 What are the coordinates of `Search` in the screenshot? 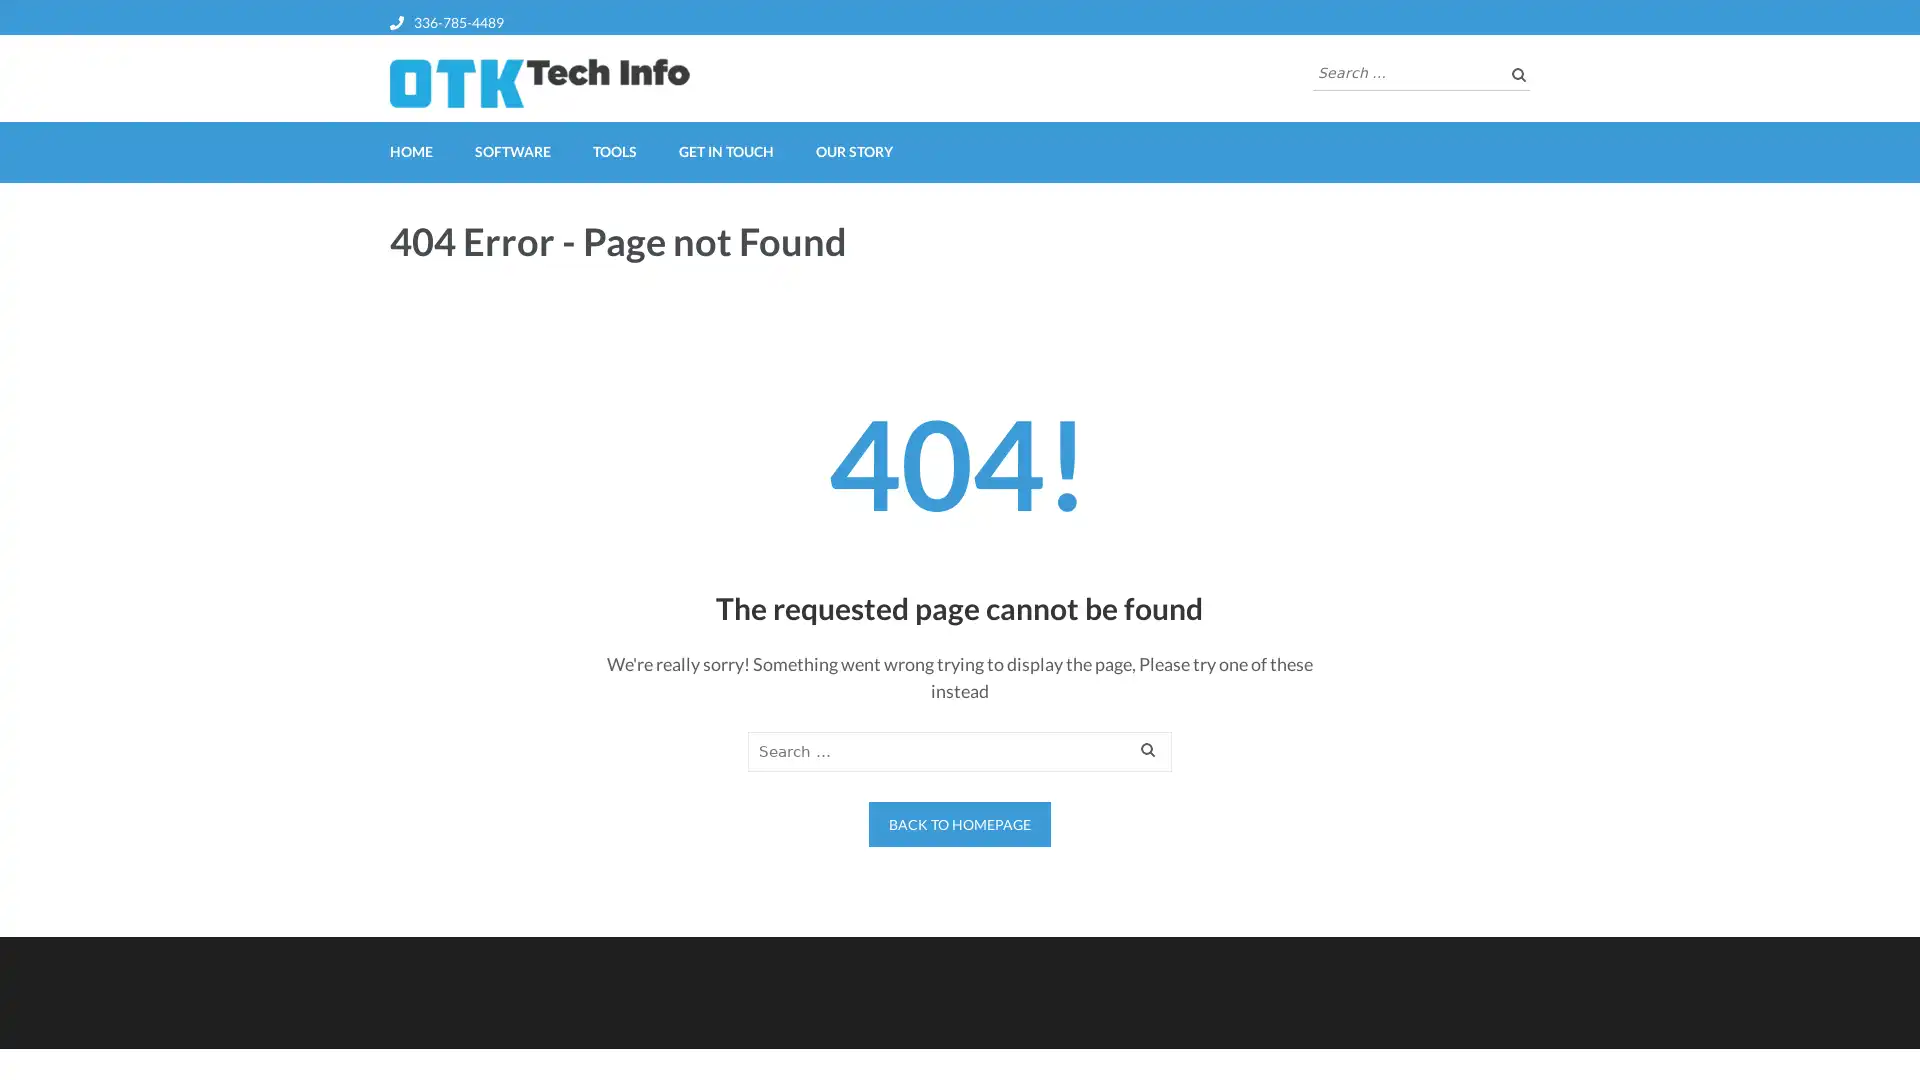 It's located at (1515, 72).